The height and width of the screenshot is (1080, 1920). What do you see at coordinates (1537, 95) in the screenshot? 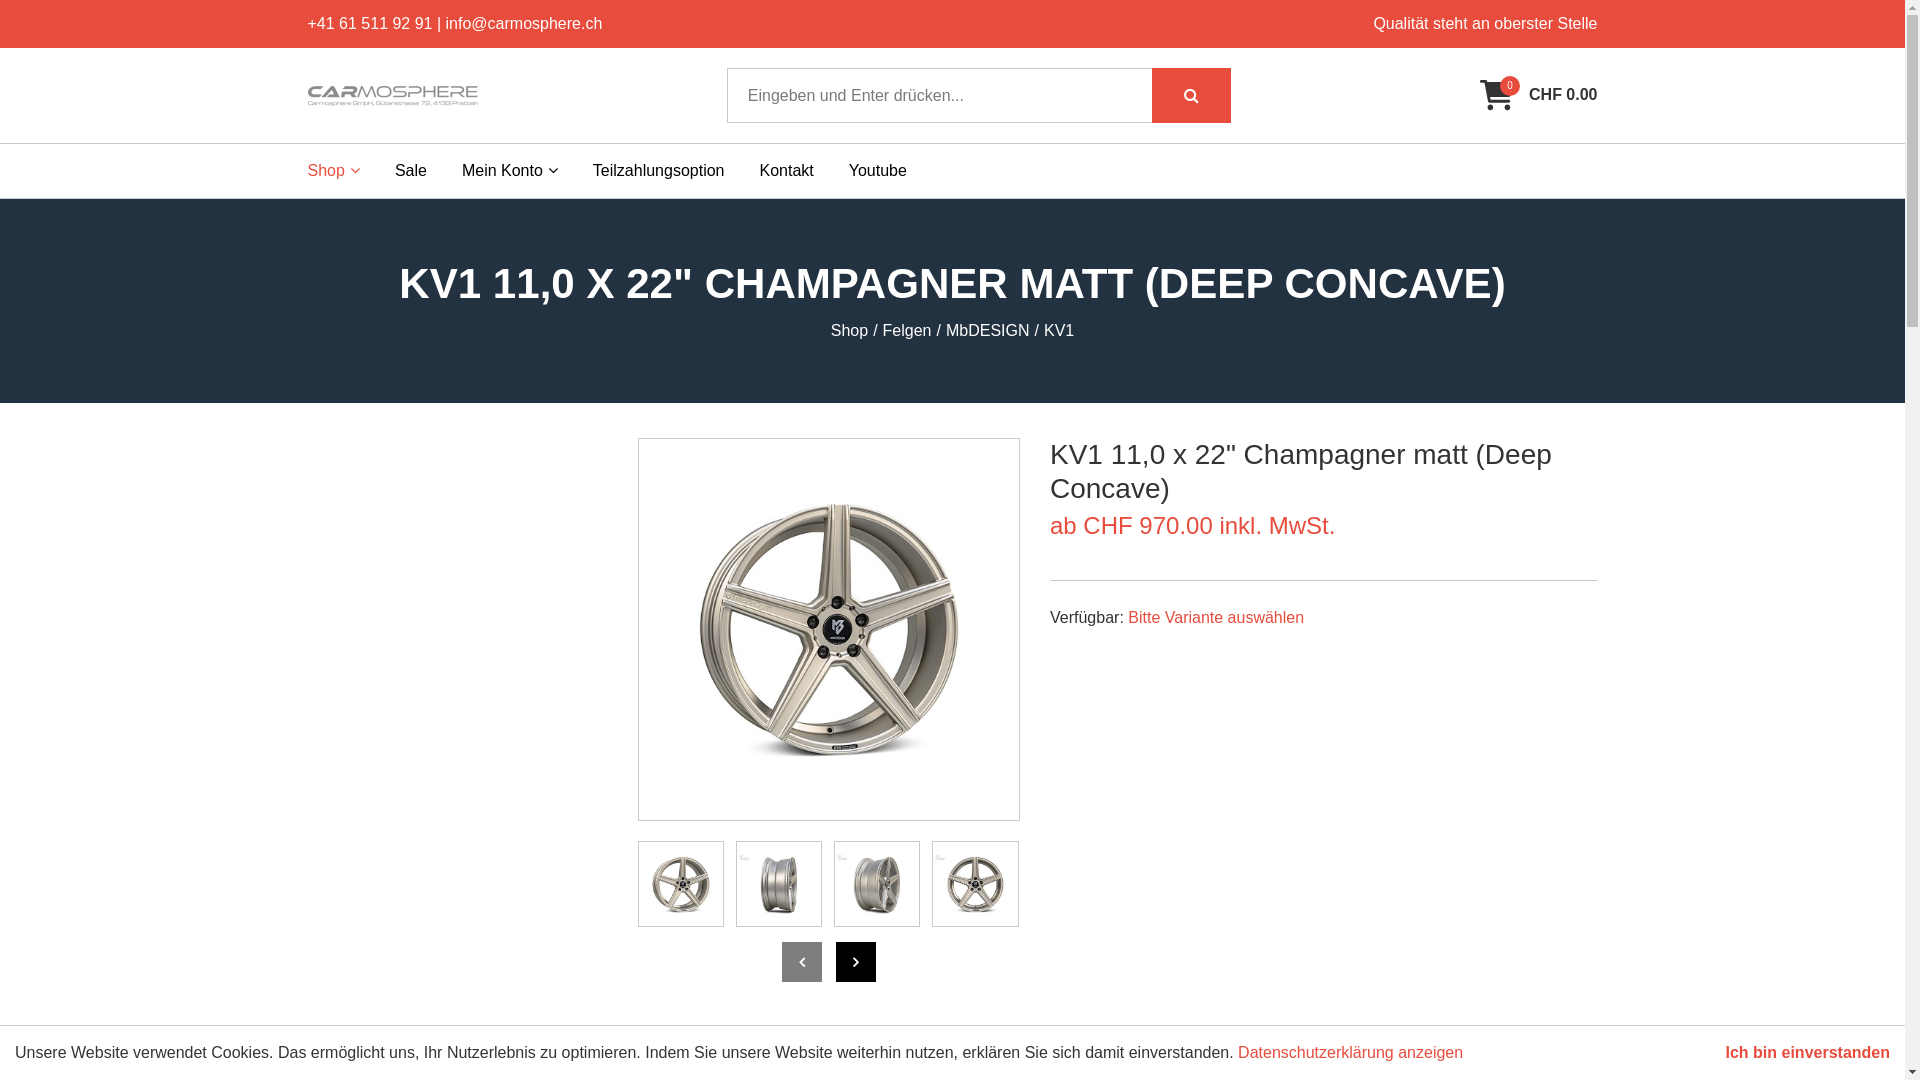
I see `'0` at bounding box center [1537, 95].